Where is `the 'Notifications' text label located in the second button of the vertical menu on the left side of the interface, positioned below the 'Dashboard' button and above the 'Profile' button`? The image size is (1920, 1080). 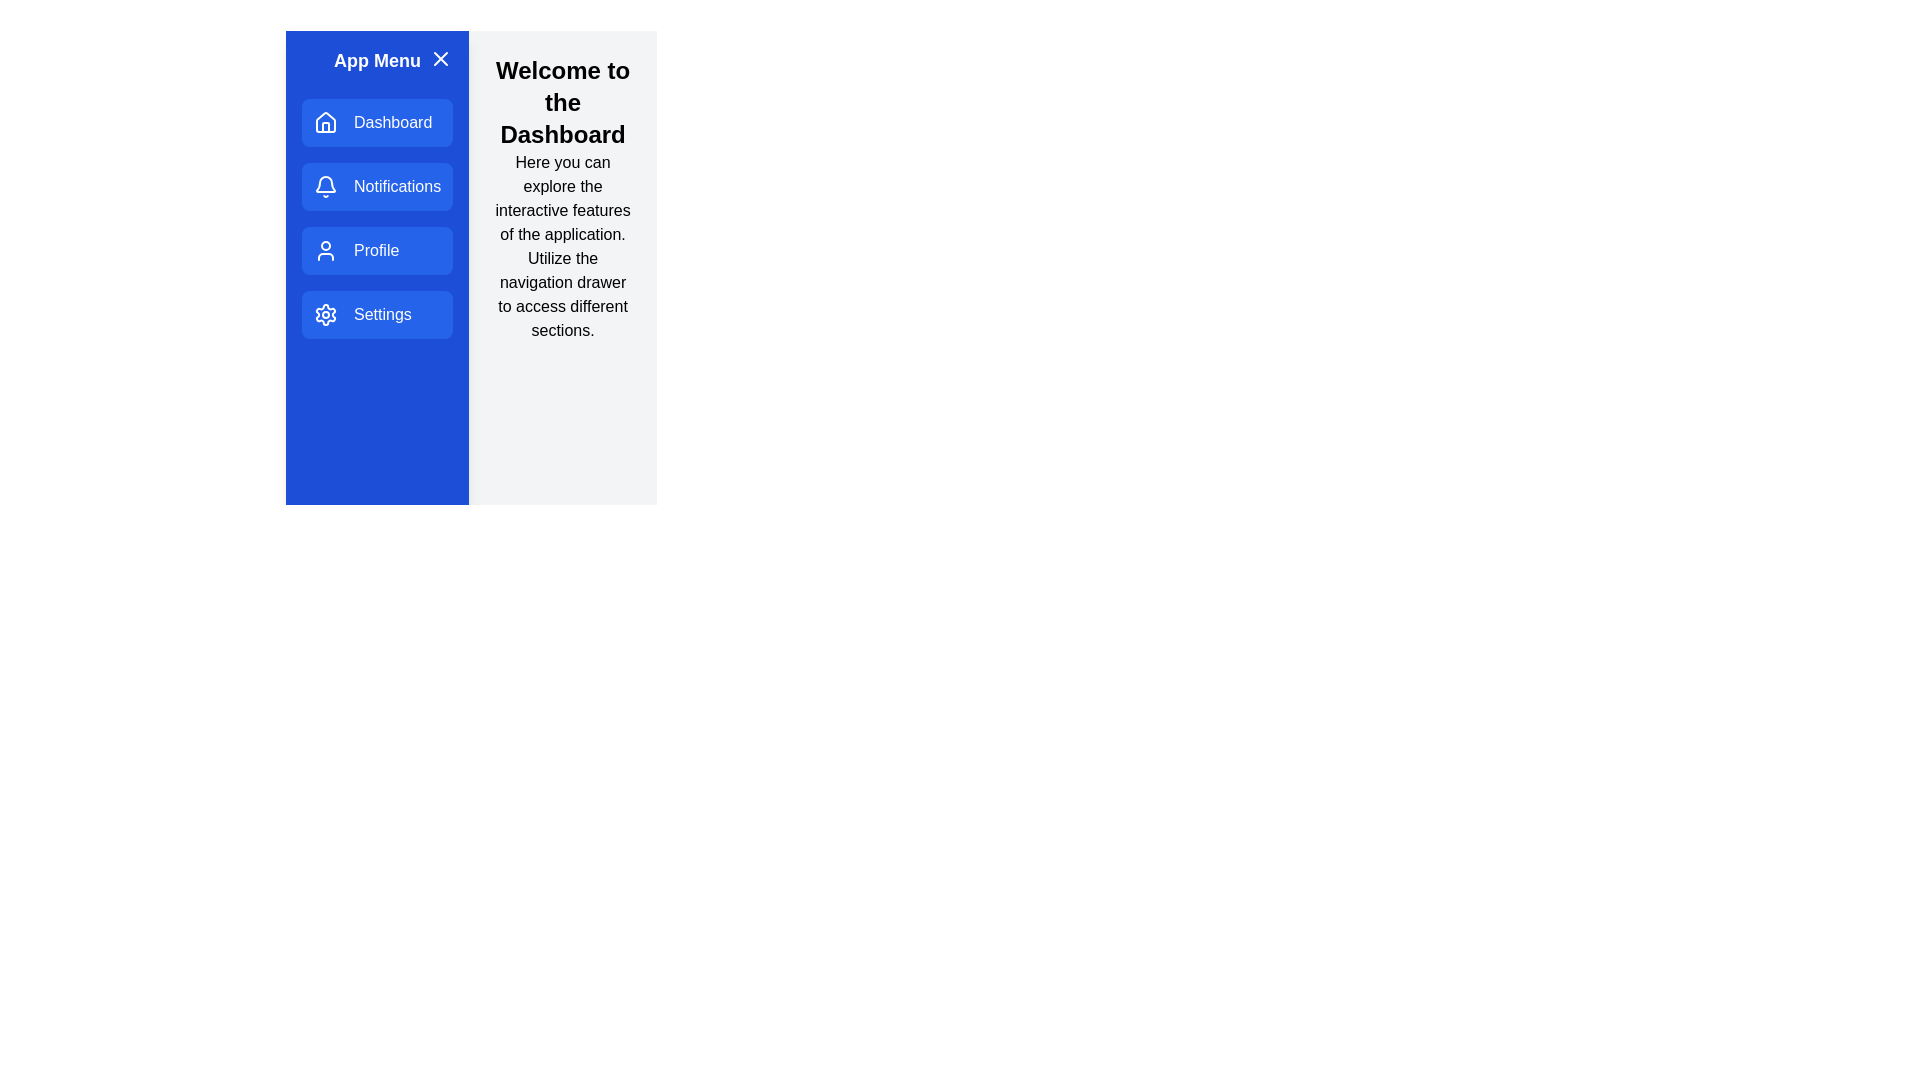
the 'Notifications' text label located in the second button of the vertical menu on the left side of the interface, positioned below the 'Dashboard' button and above the 'Profile' button is located at coordinates (397, 186).